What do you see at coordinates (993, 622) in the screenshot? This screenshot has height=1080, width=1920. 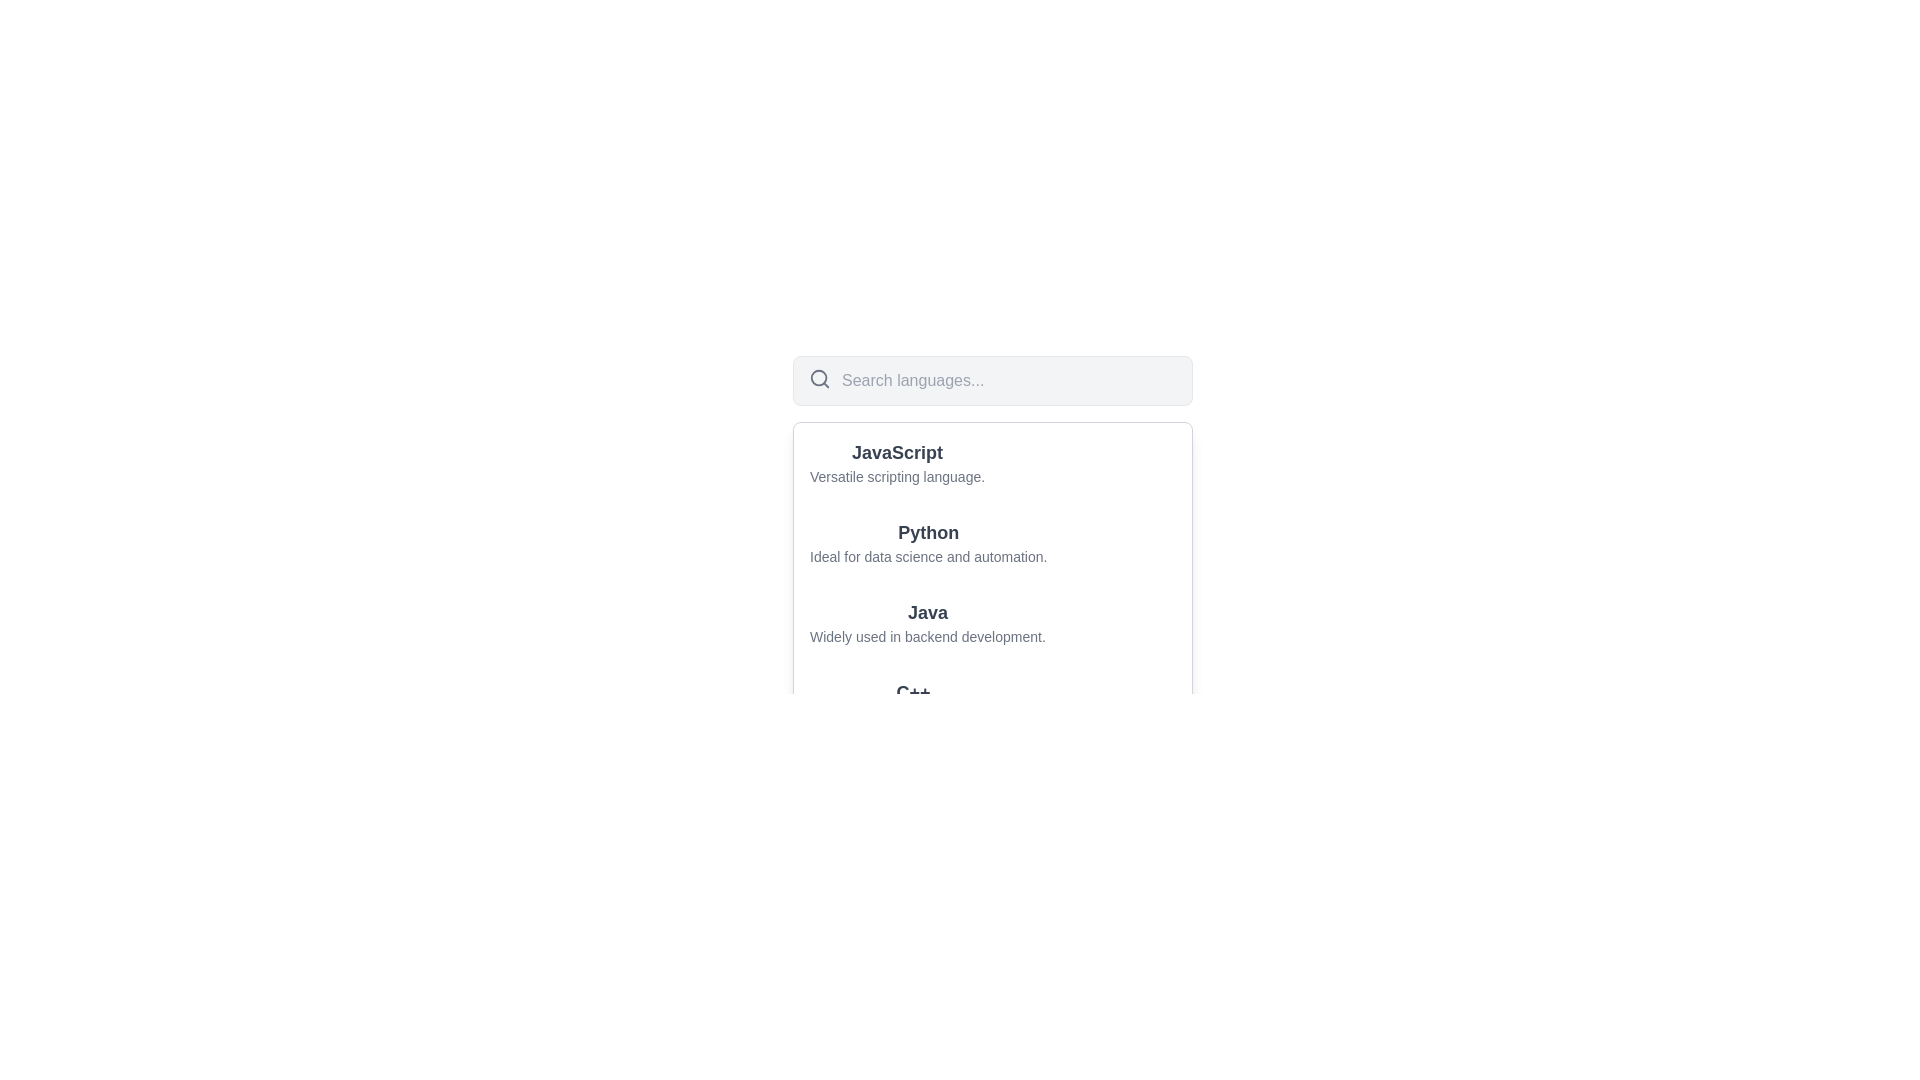 I see `the text block describing Java, which is the third item in a vertically stacked list of programming languages, located between the descriptions for Python and C++` at bounding box center [993, 622].